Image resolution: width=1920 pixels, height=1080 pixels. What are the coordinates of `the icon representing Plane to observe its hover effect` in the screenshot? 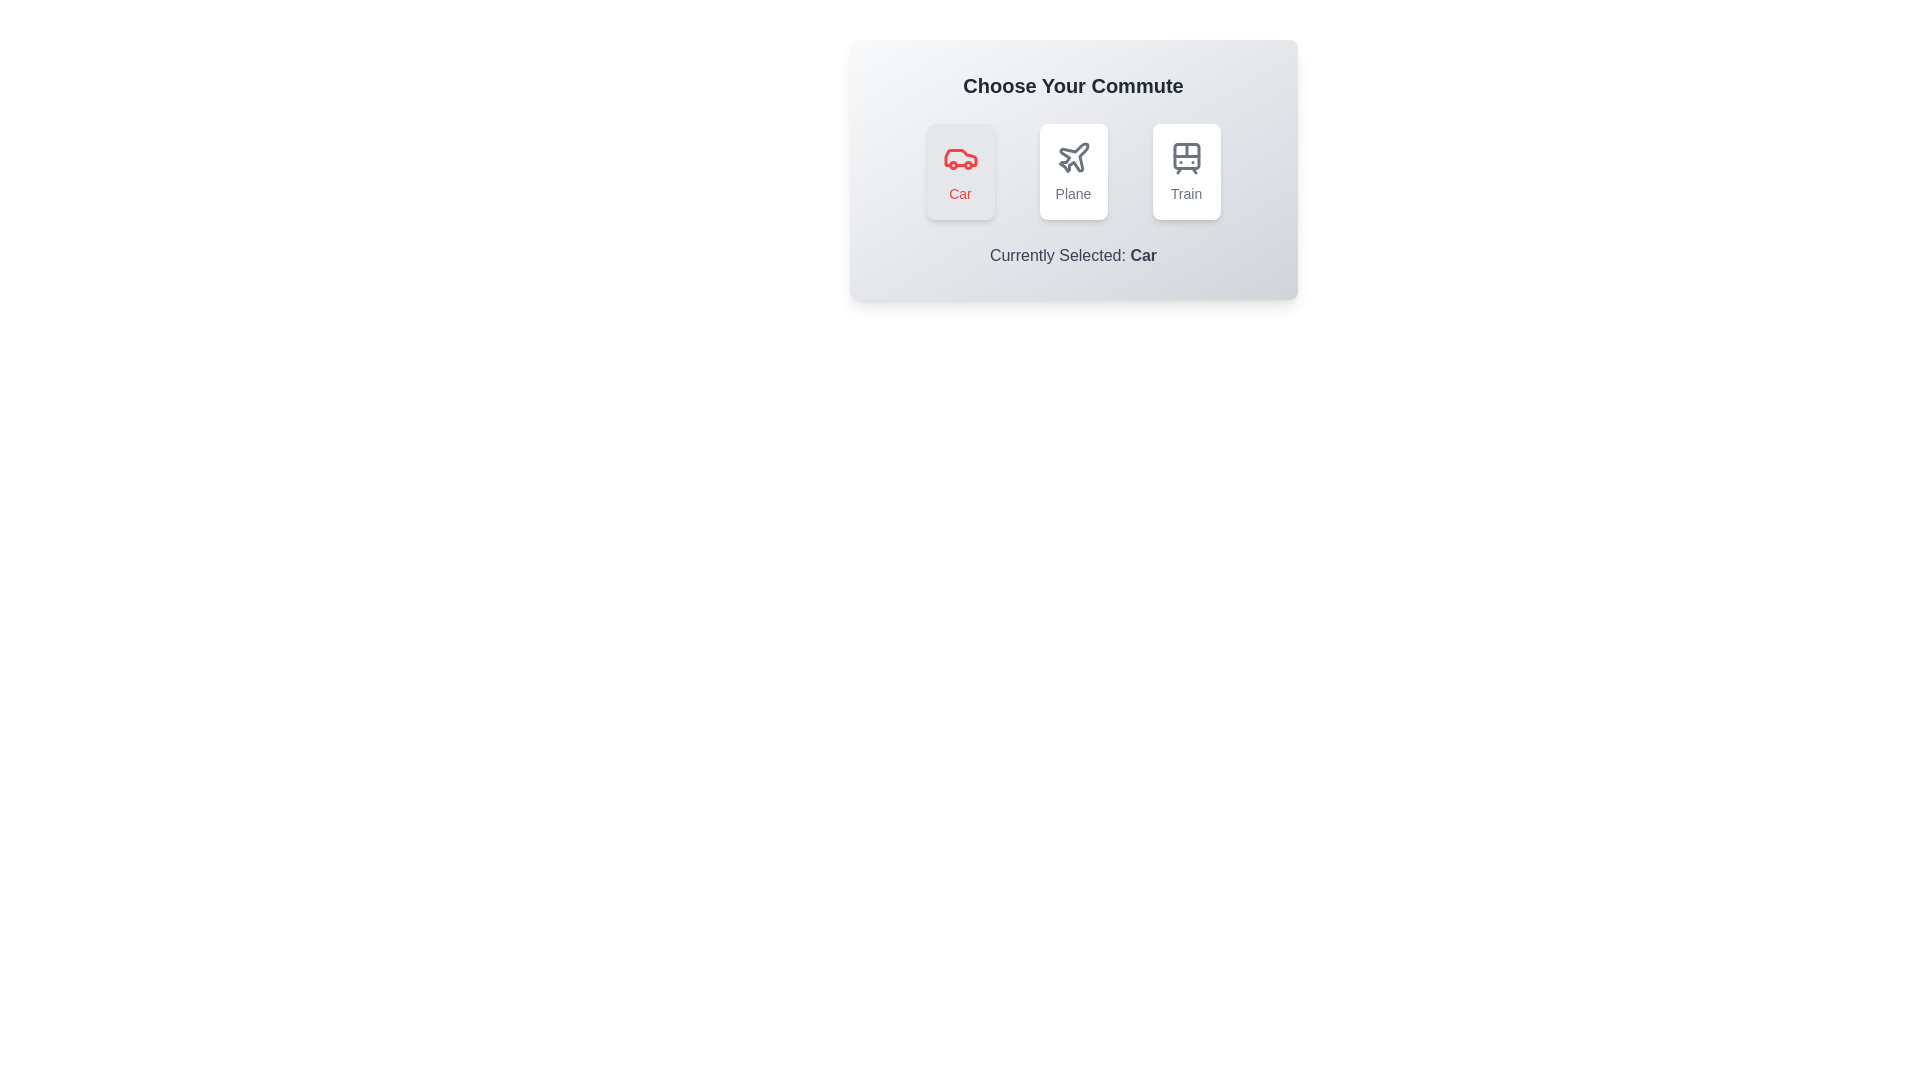 It's located at (1072, 171).